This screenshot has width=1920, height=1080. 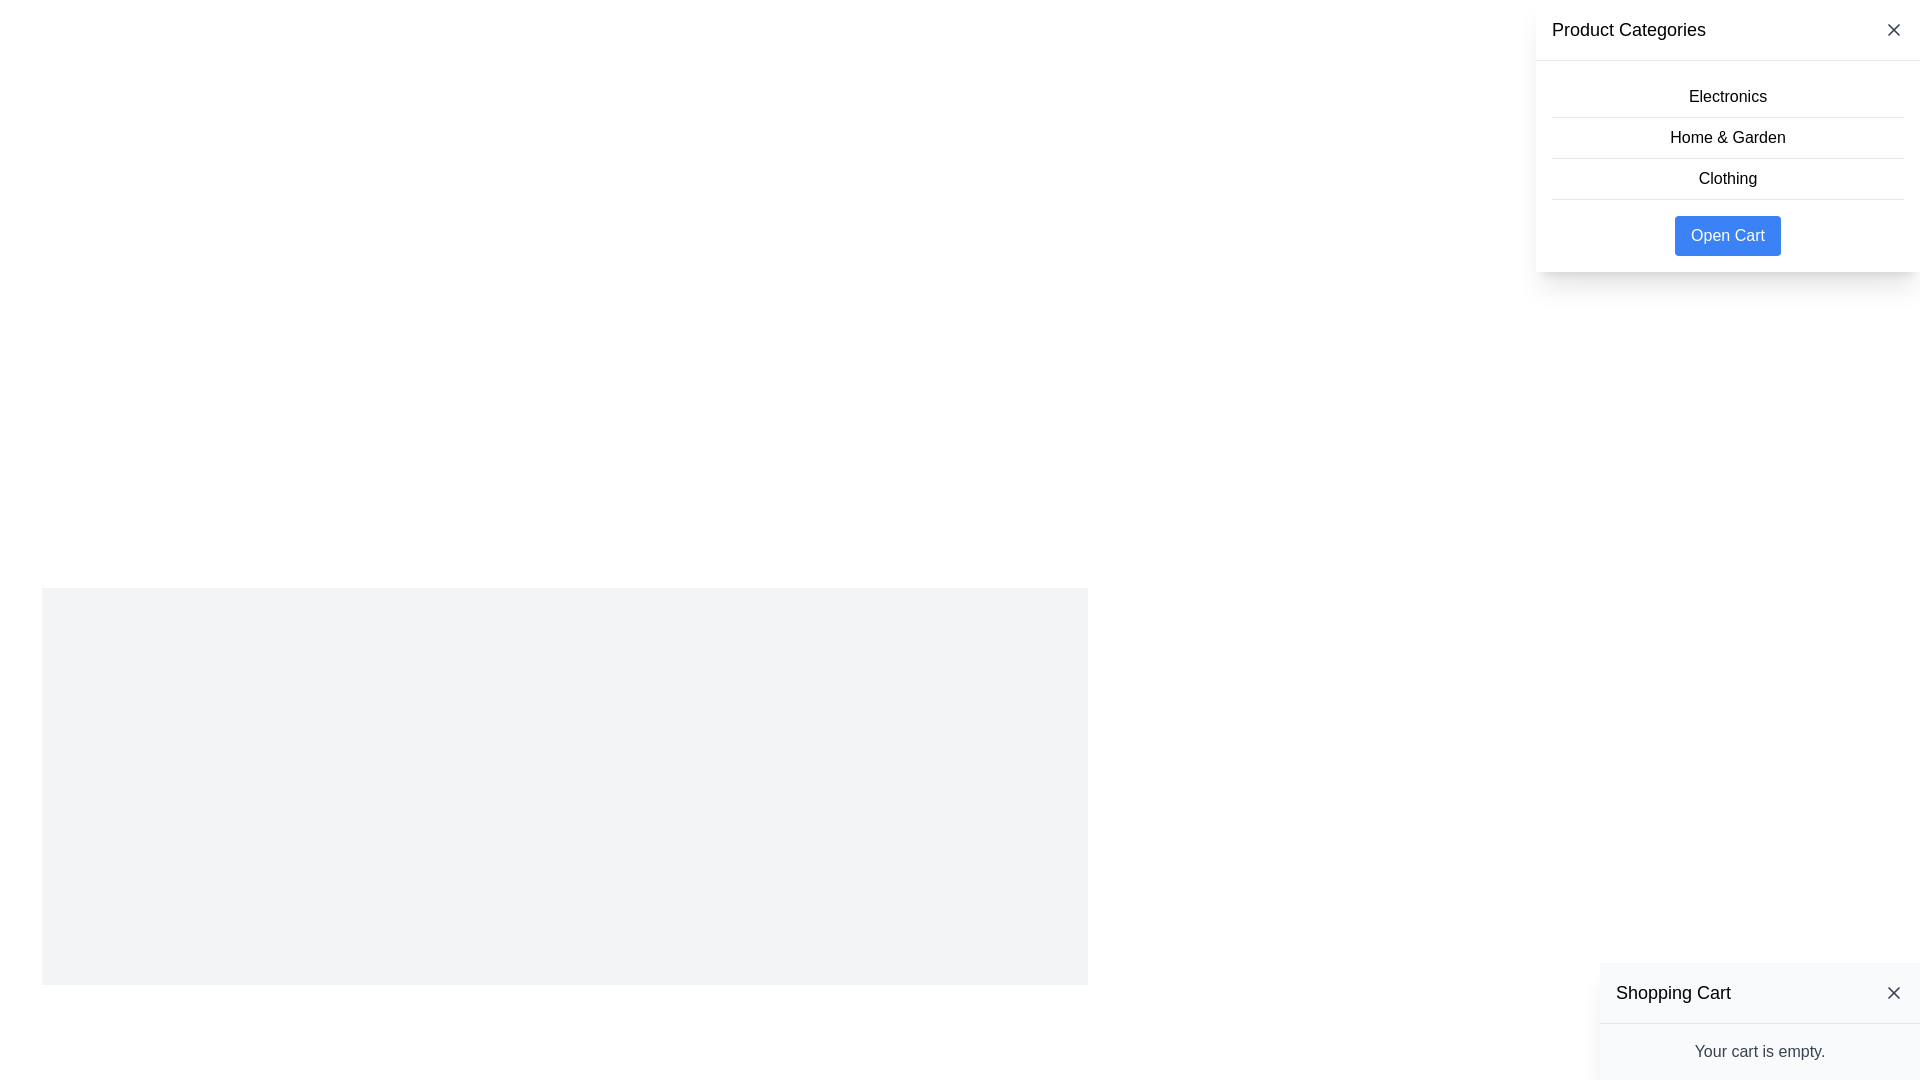 What do you see at coordinates (1727, 137) in the screenshot?
I see `the text label element reading 'Home & Garden', which is the second item in the 'Product Categories' menu` at bounding box center [1727, 137].